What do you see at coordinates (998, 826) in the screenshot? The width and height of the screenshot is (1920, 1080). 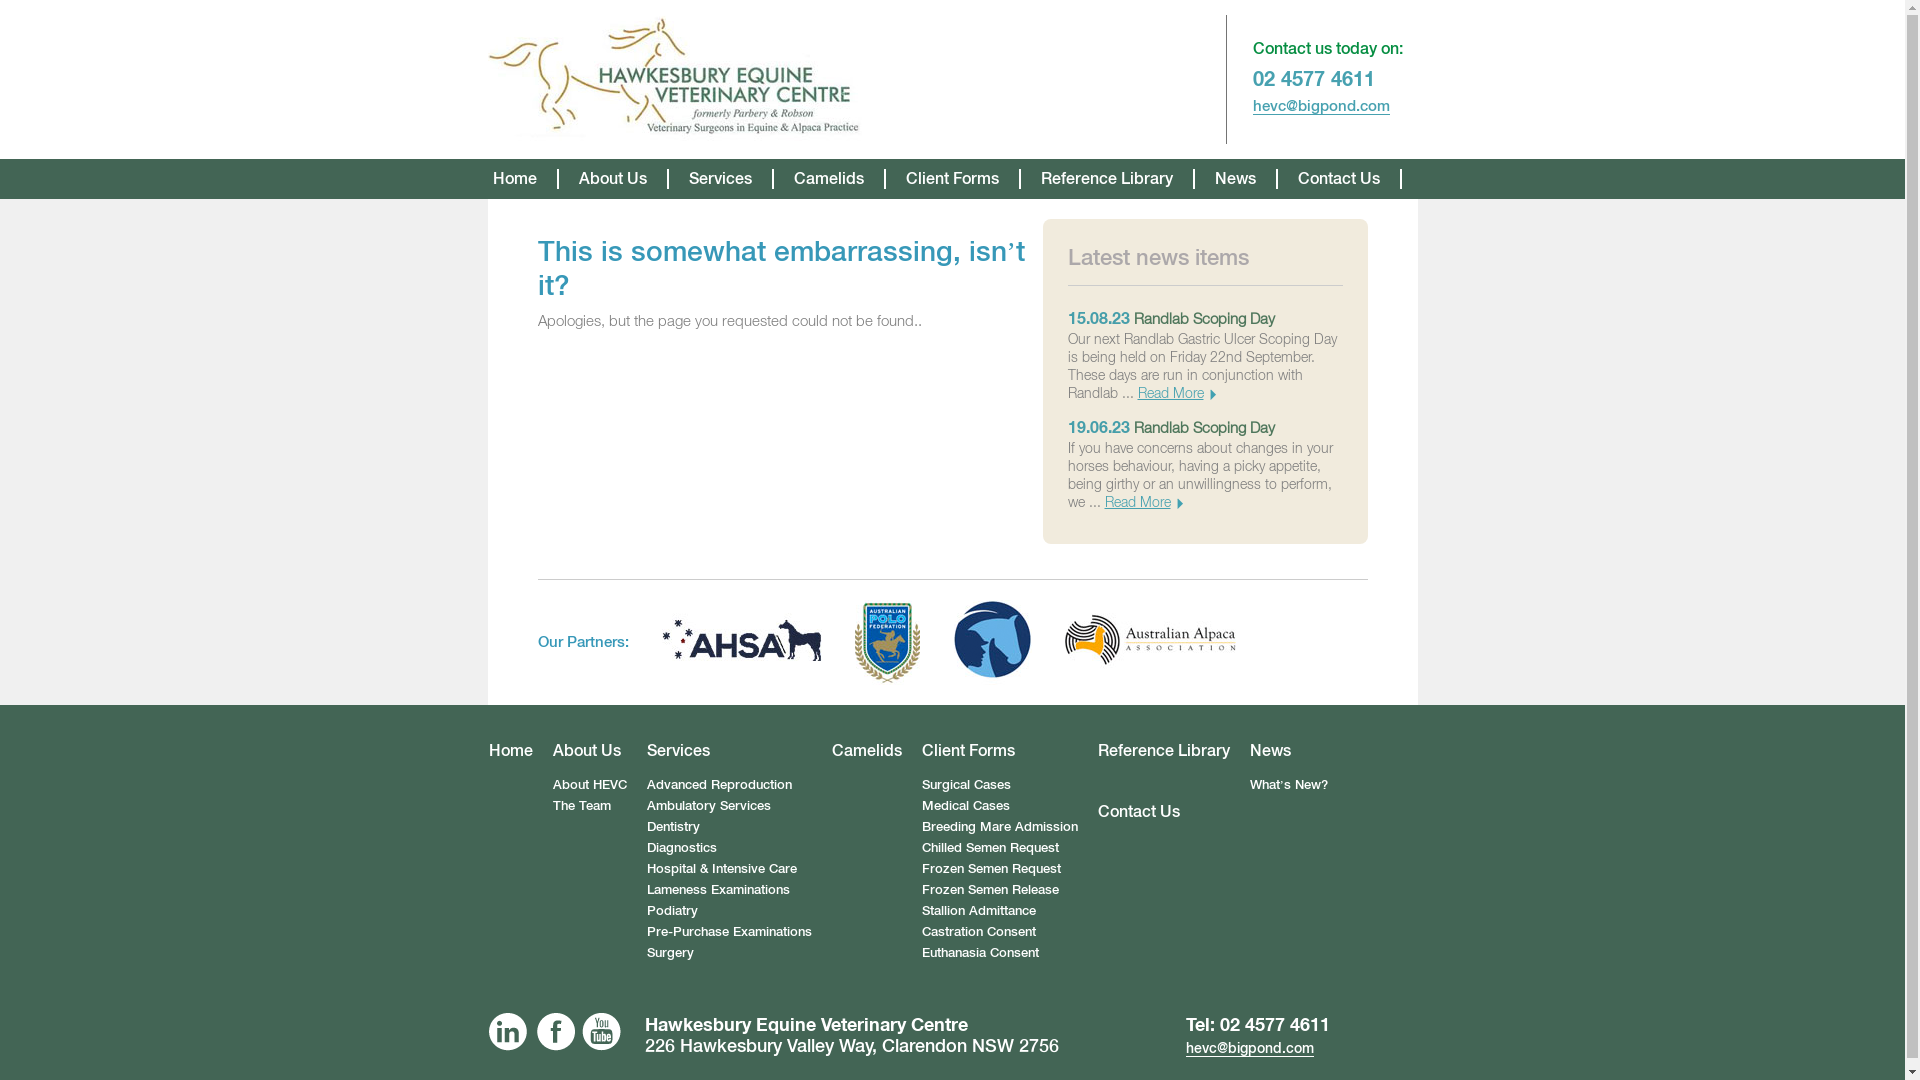 I see `'Breeding Mare Admission'` at bounding box center [998, 826].